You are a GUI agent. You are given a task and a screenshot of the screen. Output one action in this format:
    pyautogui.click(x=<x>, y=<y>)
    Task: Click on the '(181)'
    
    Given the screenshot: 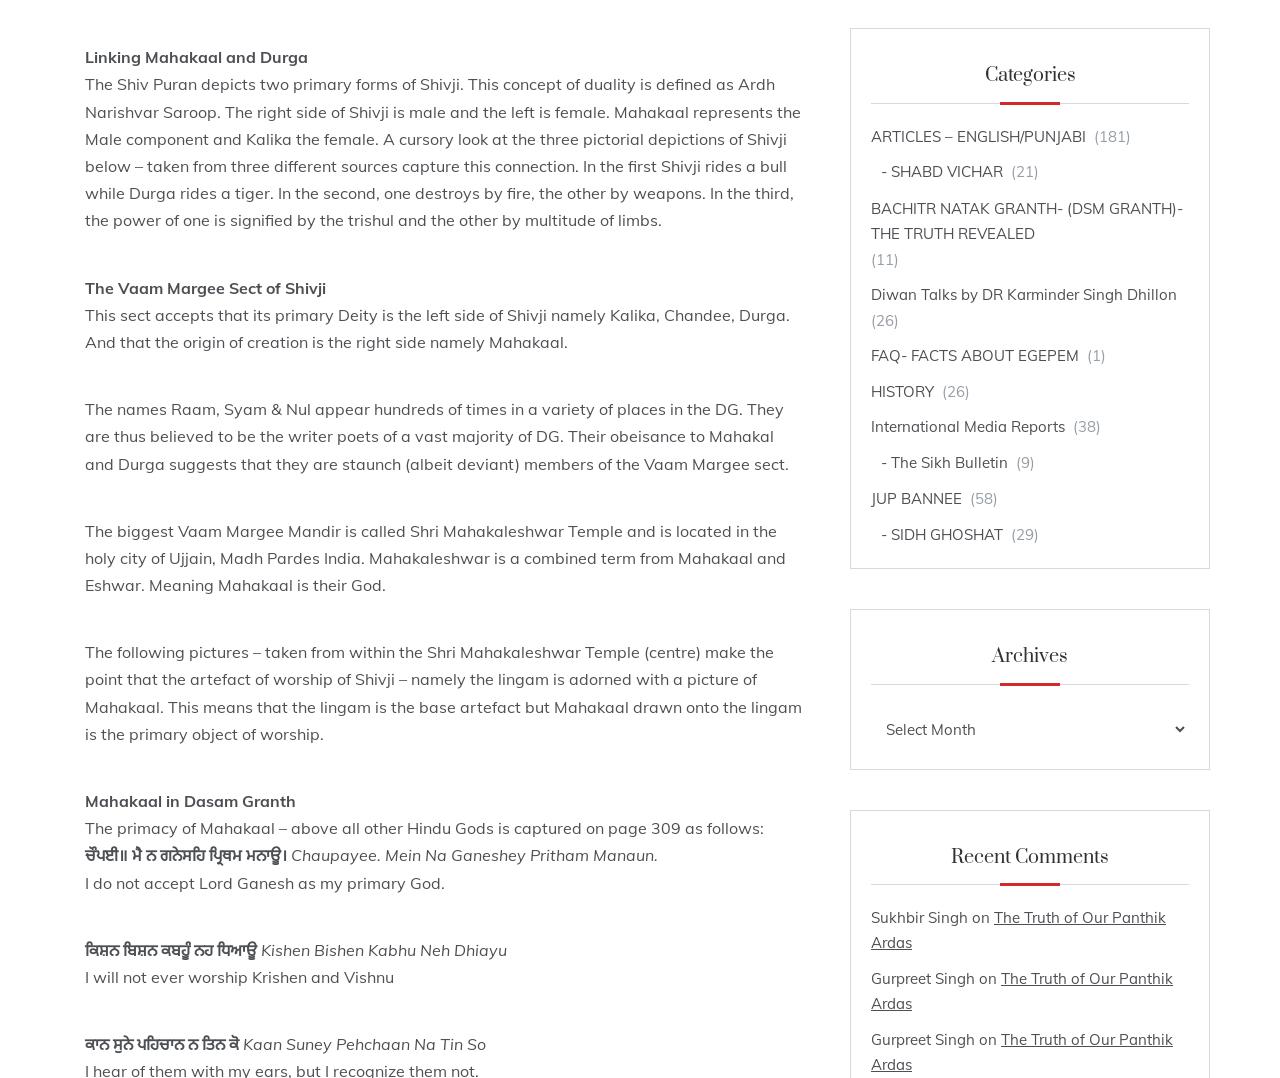 What is the action you would take?
    pyautogui.click(x=1109, y=135)
    